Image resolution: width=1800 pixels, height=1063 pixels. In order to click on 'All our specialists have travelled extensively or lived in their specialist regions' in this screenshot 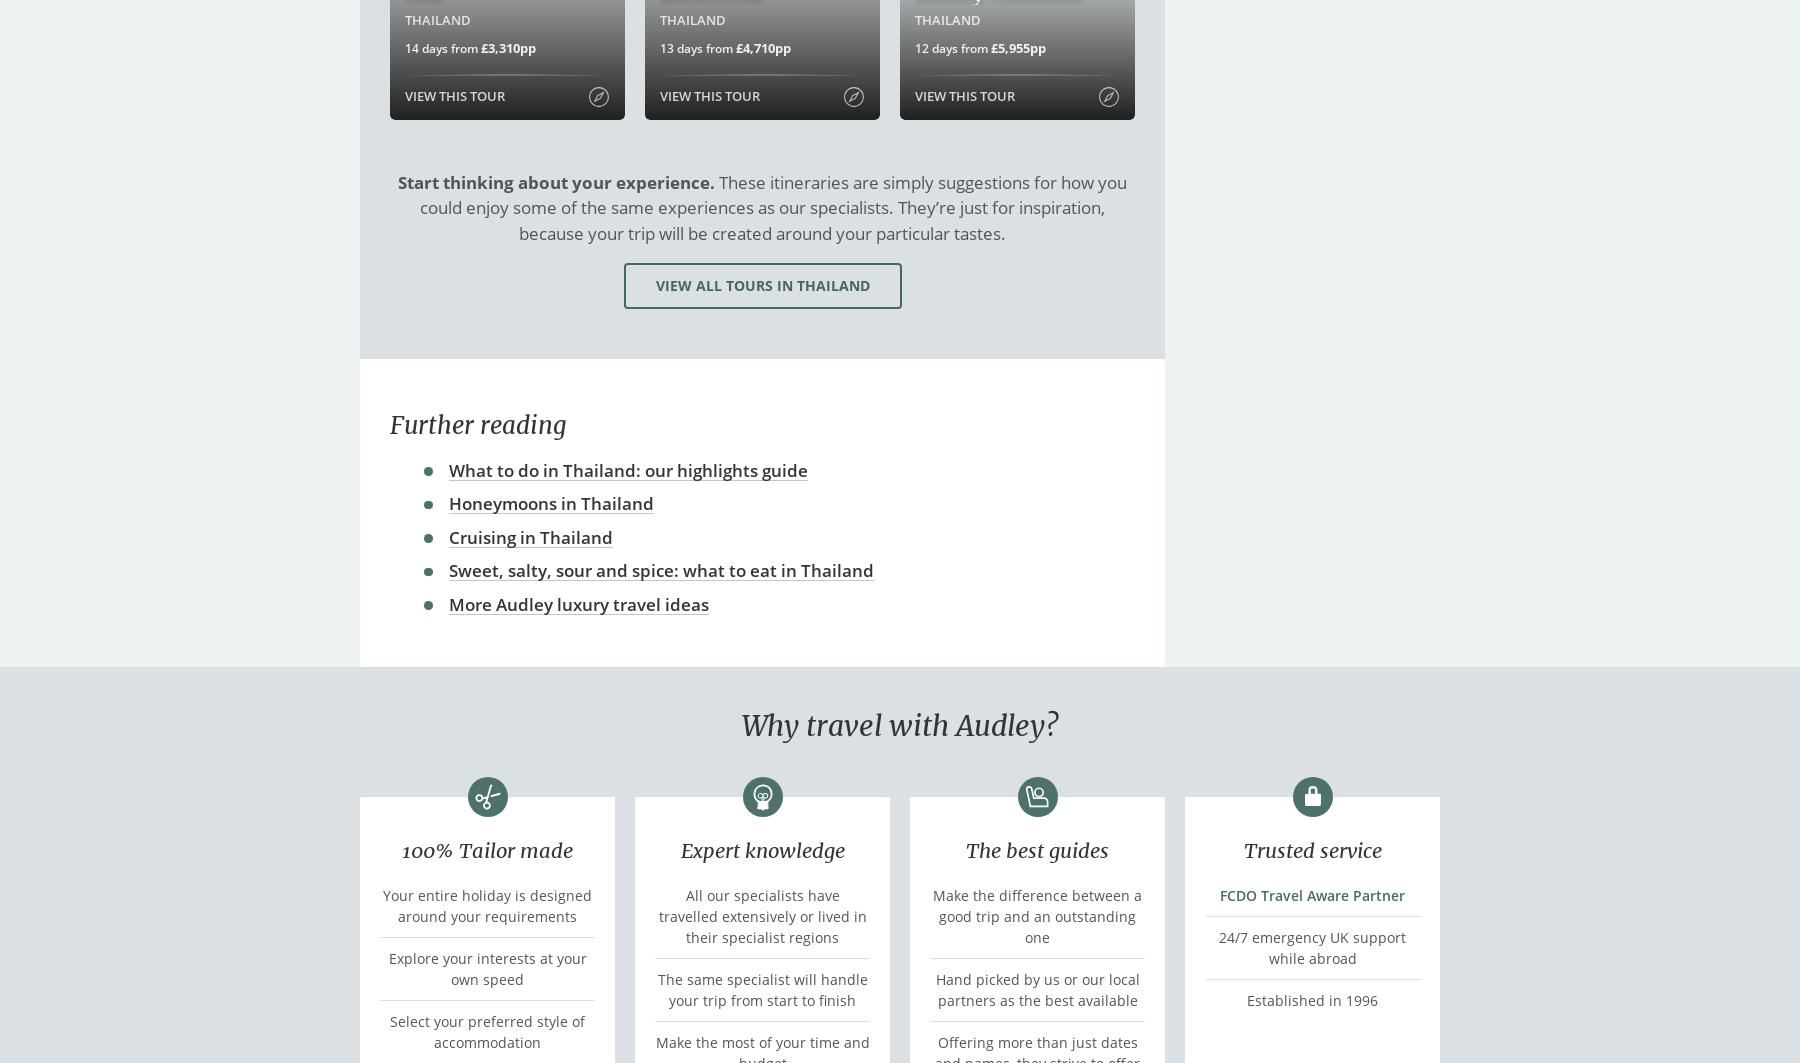, I will do `click(658, 914)`.